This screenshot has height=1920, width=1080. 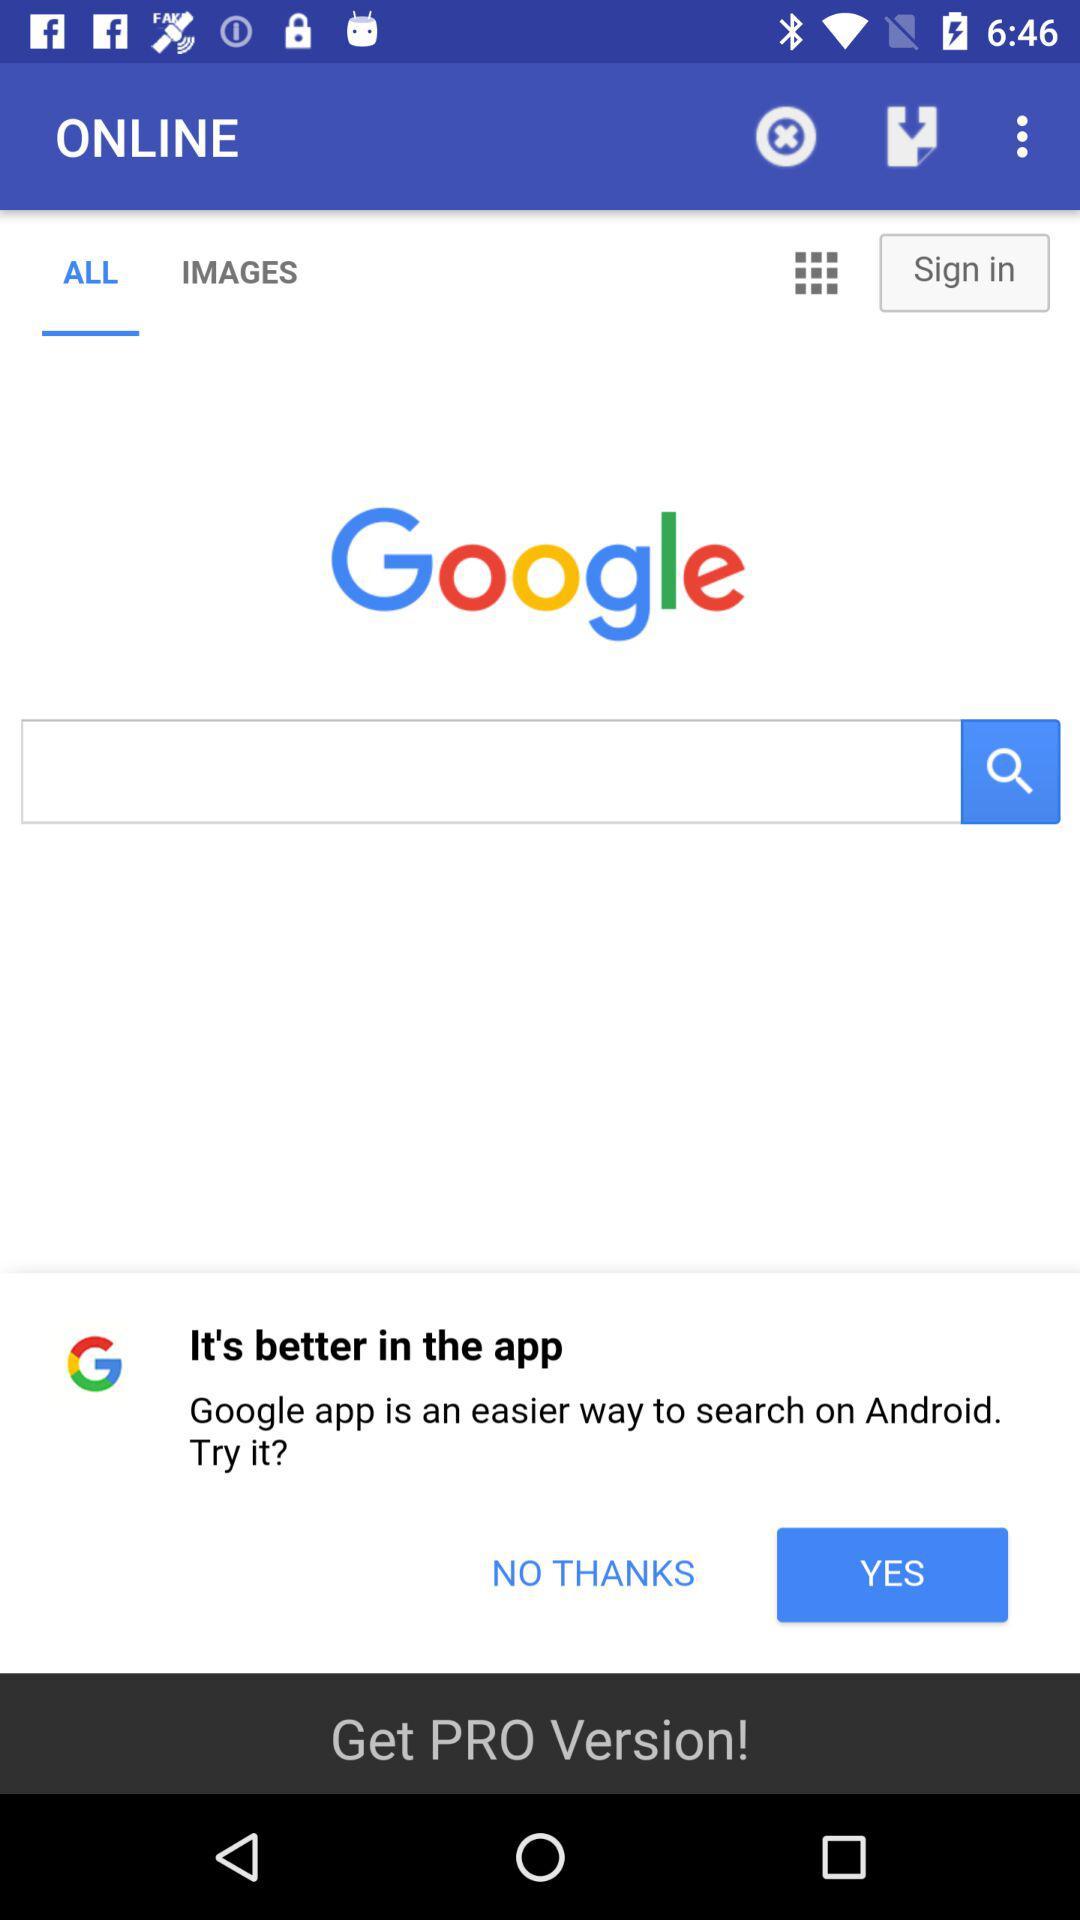 I want to click on google homepage, so click(x=540, y=940).